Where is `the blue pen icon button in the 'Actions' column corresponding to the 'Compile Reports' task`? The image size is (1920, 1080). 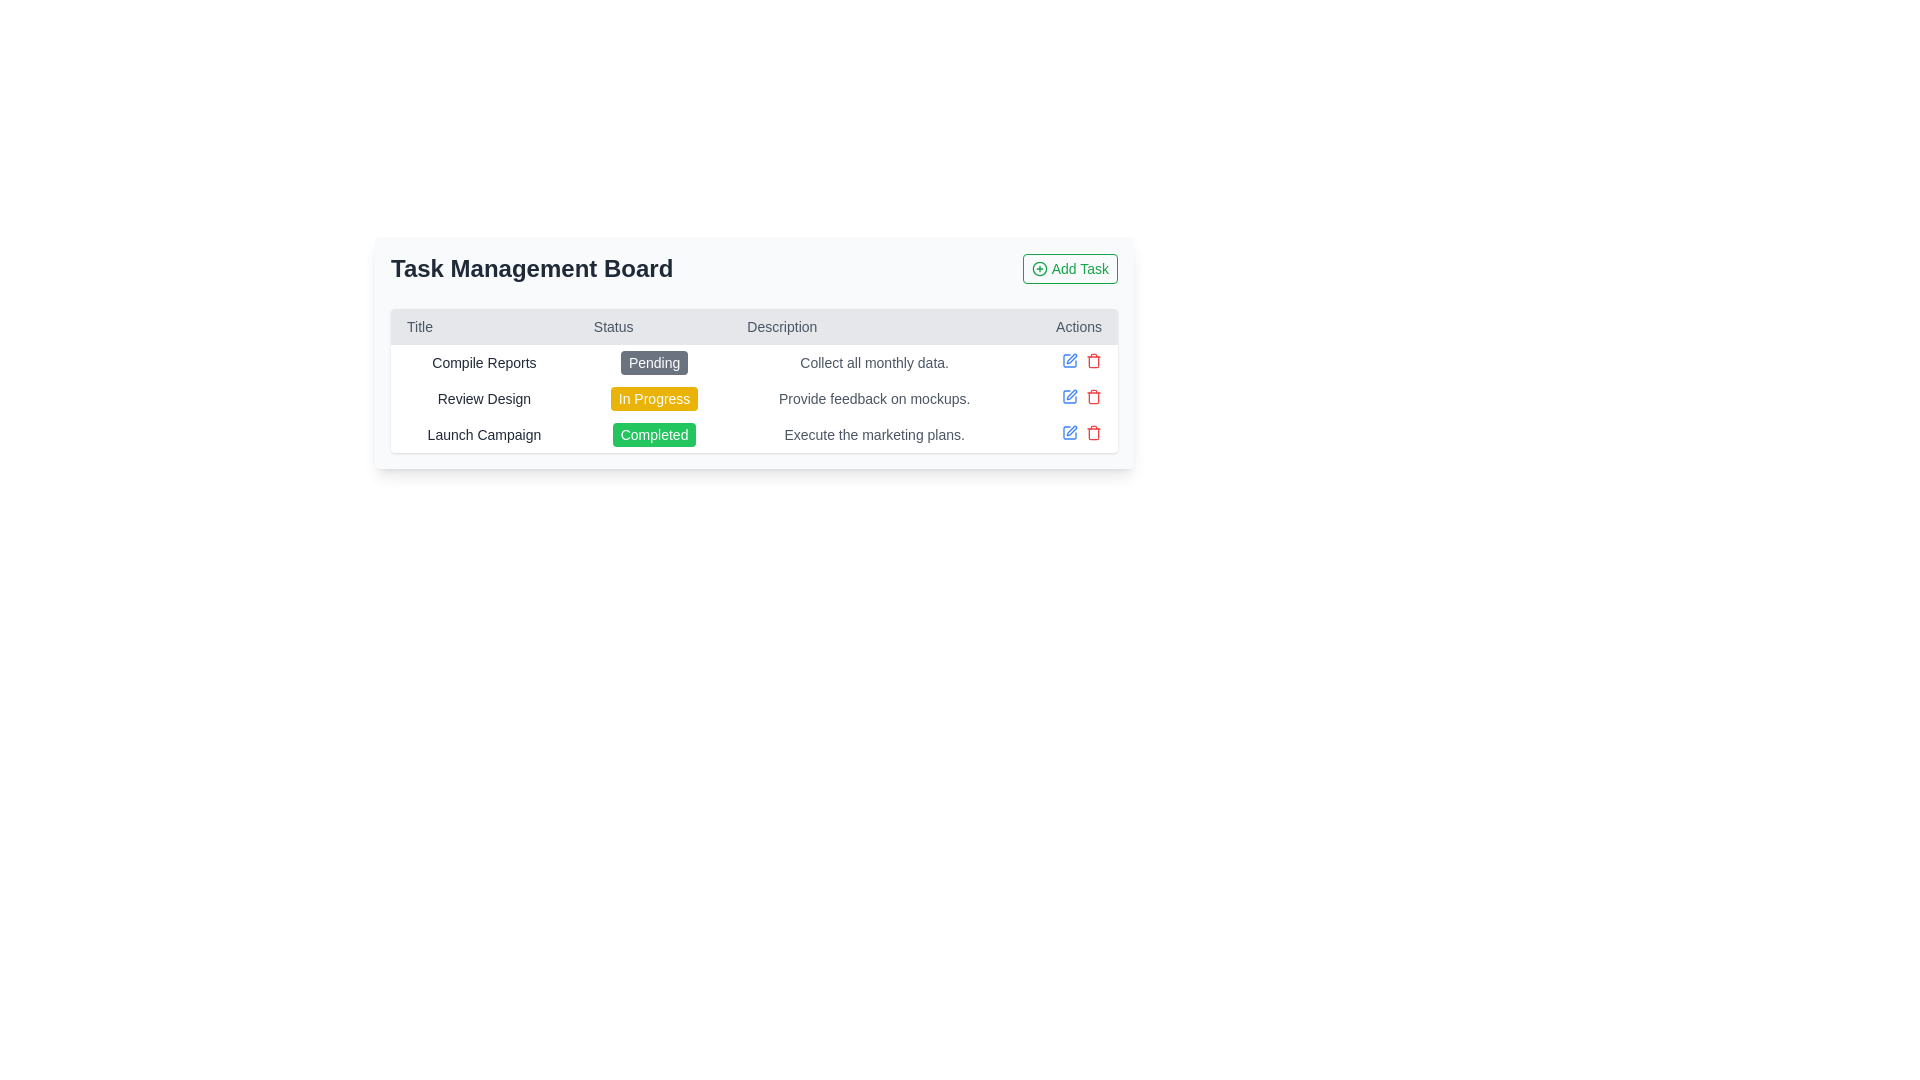
the blue pen icon button in the 'Actions' column corresponding to the 'Compile Reports' task is located at coordinates (1069, 361).